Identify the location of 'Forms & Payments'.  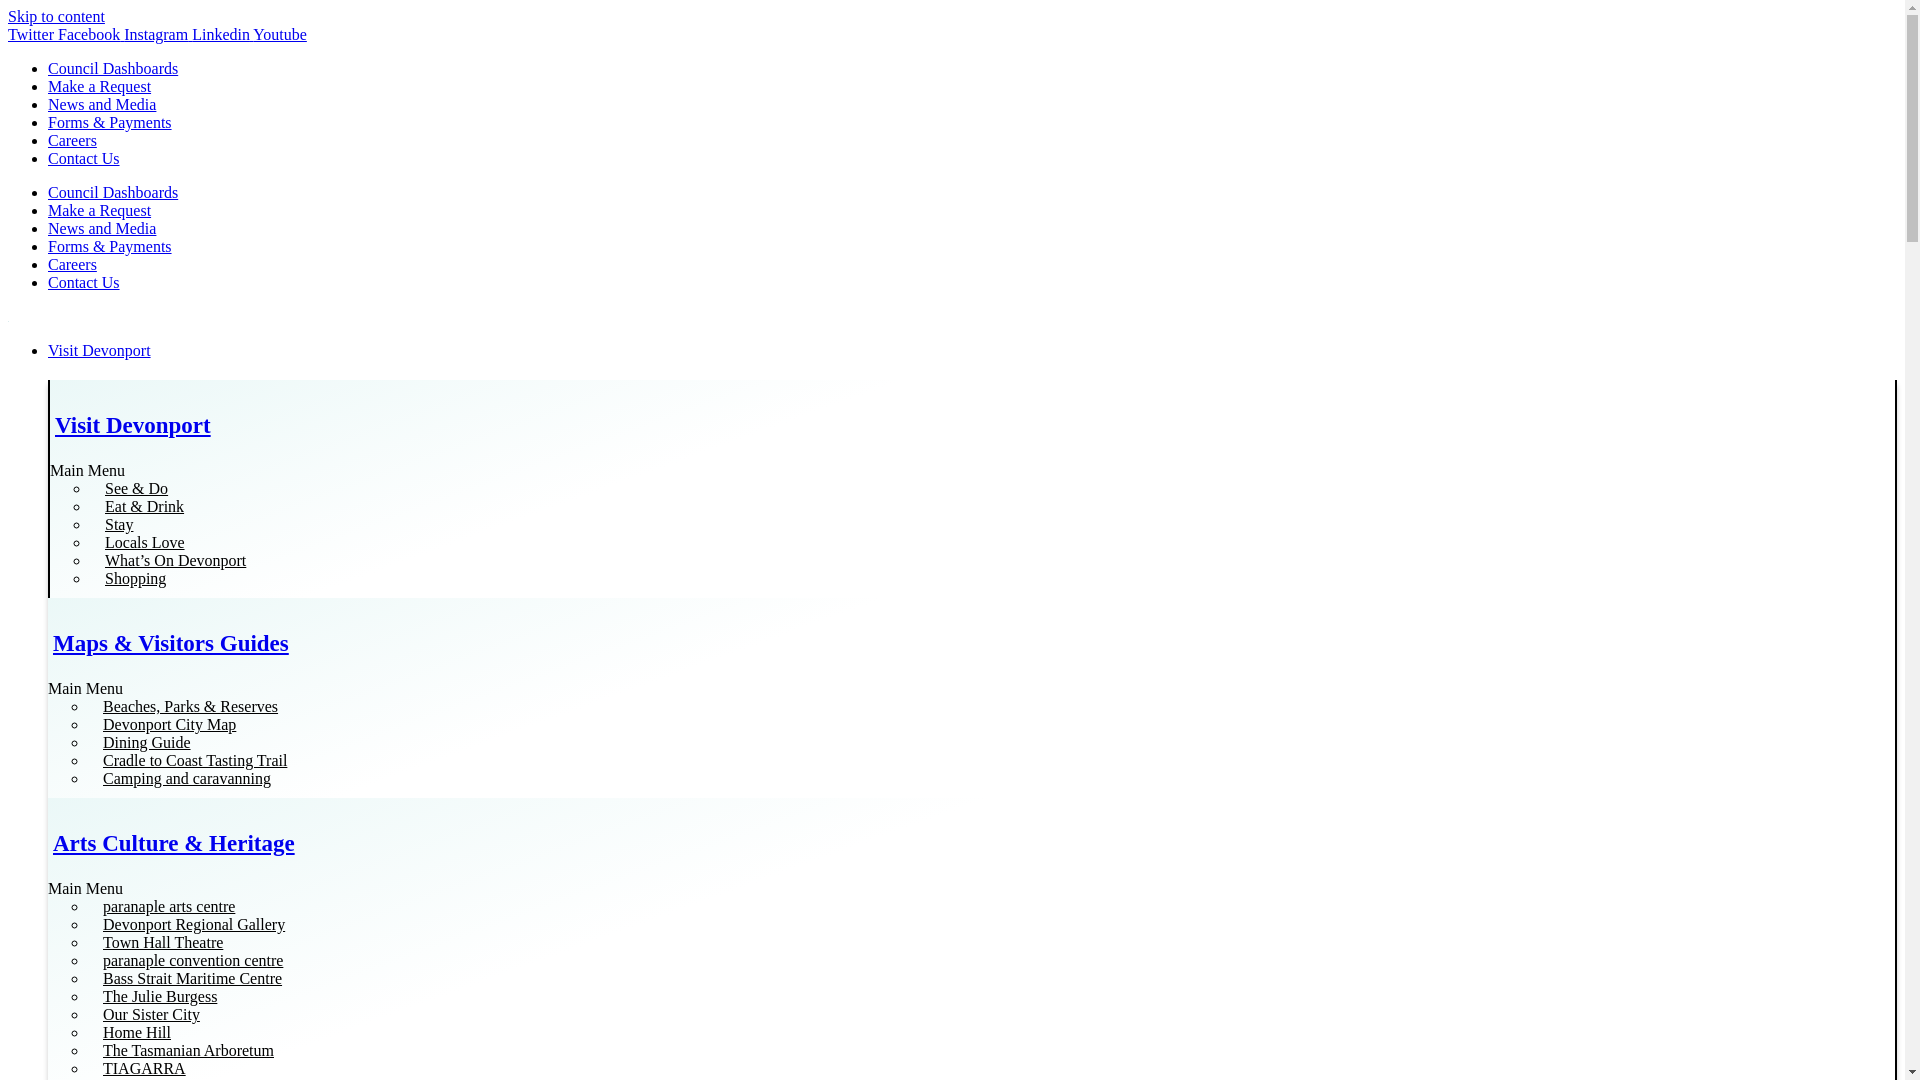
(109, 122).